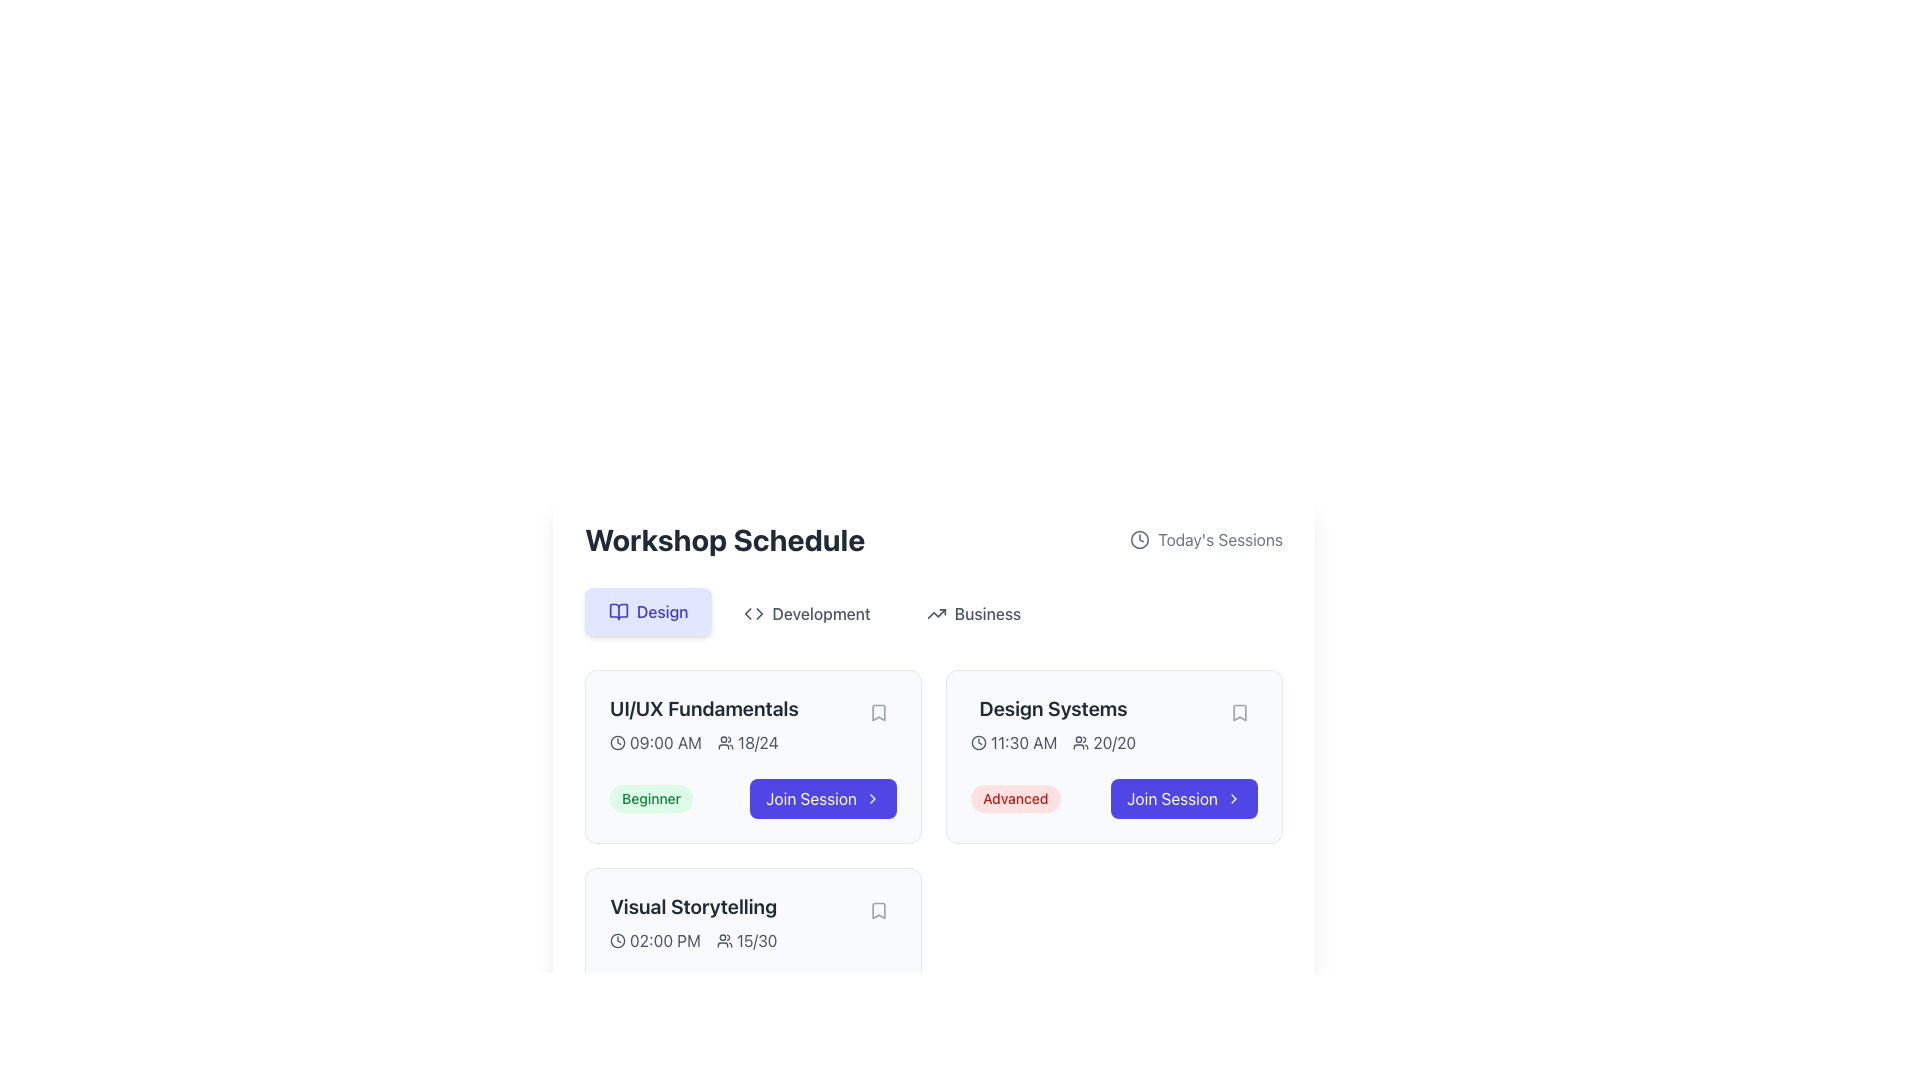 This screenshot has height=1080, width=1920. What do you see at coordinates (704, 708) in the screenshot?
I see `the title text of the first workshop session card under the 'Design' category in the 'Workshop Schedule' section` at bounding box center [704, 708].